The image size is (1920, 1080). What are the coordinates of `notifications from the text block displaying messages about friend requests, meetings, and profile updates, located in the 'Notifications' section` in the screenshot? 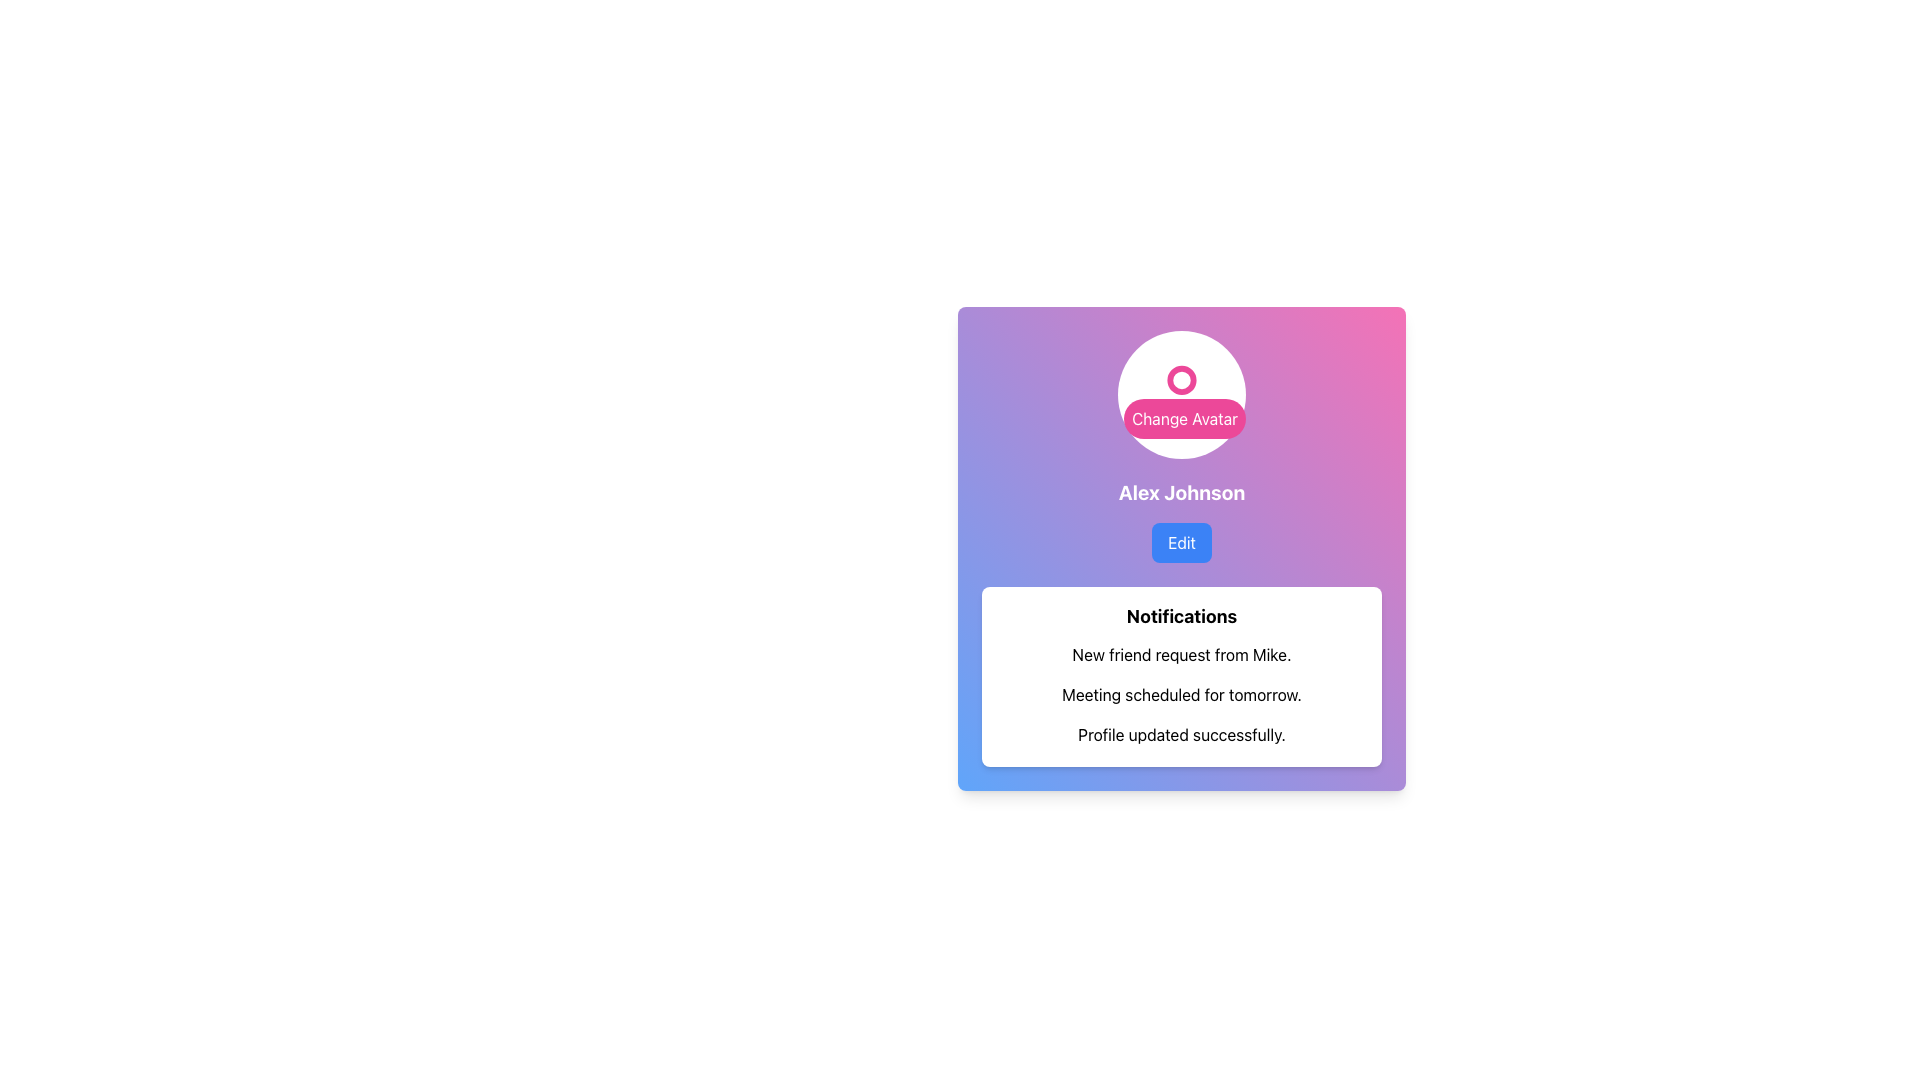 It's located at (1181, 693).